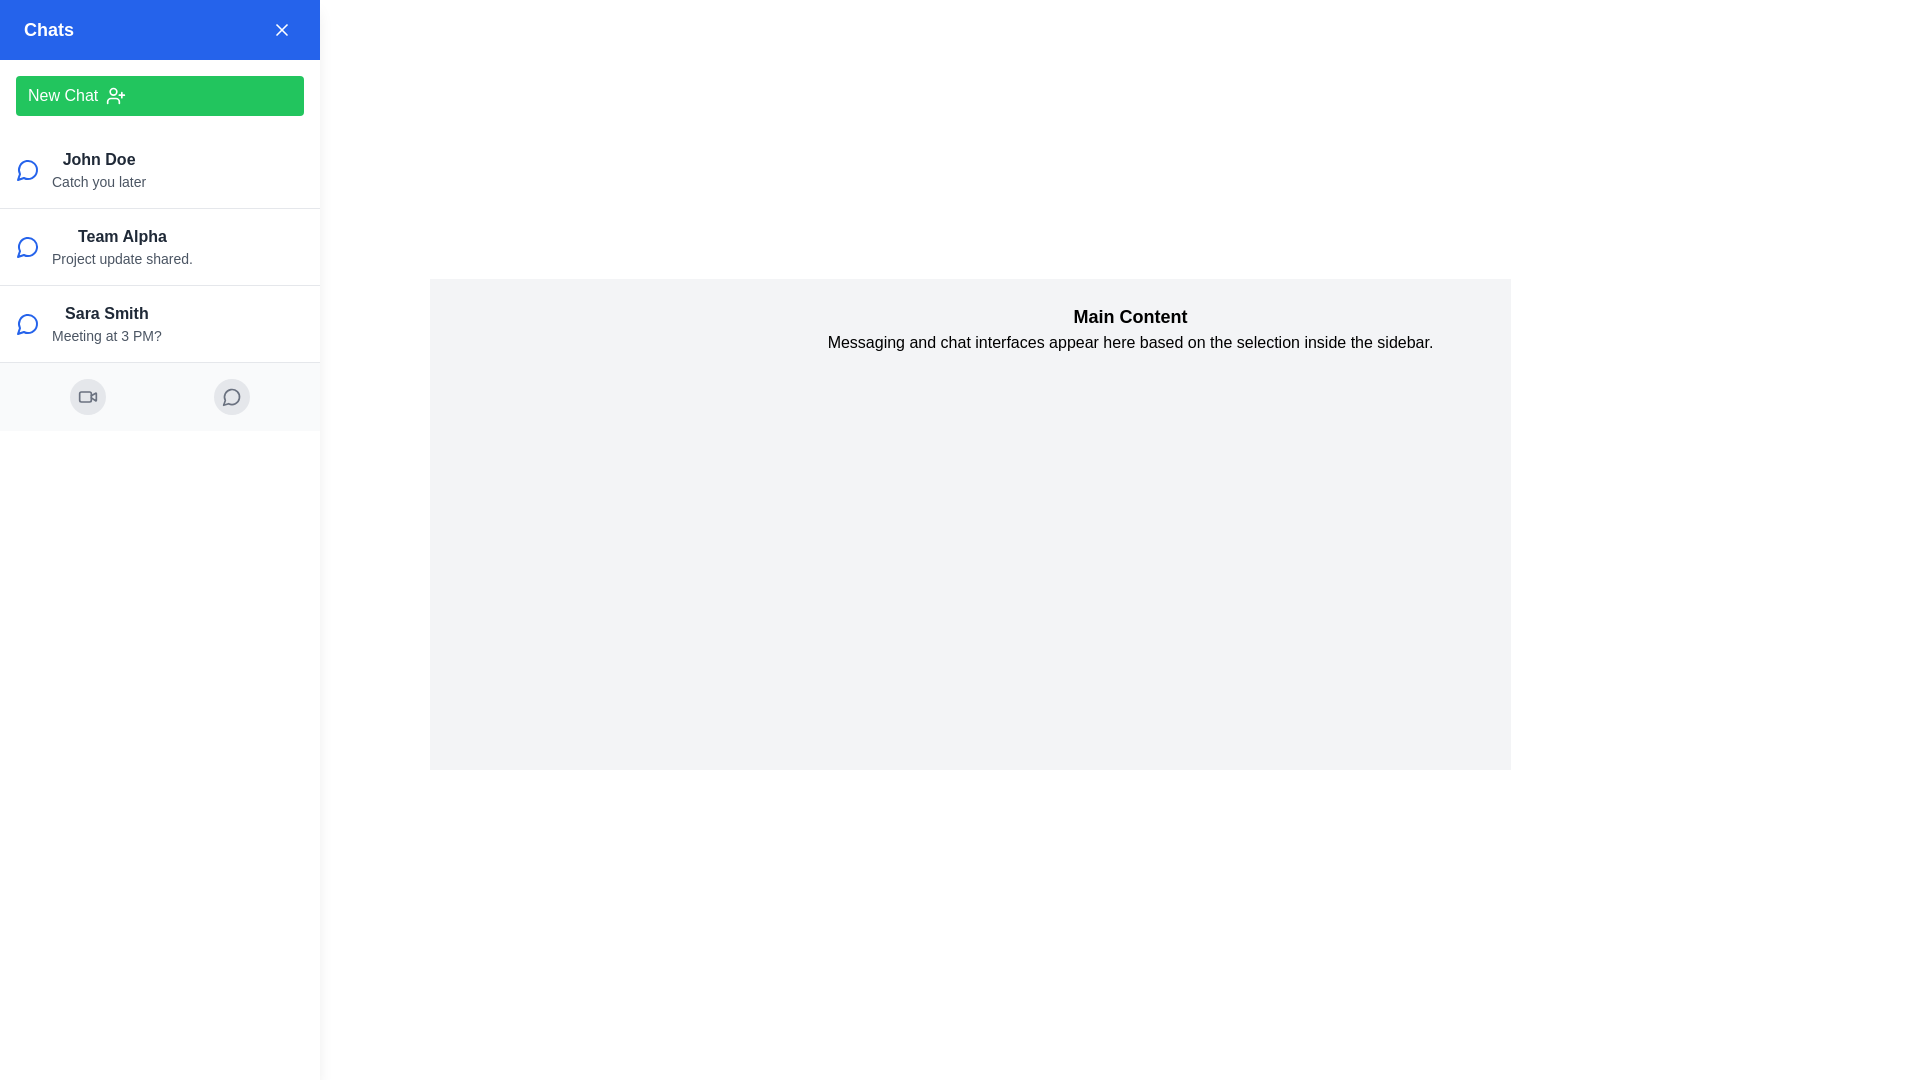 The width and height of the screenshot is (1920, 1080). Describe the element at coordinates (27, 169) in the screenshot. I see `the circular blue outlined icon resembling a message bubble next to the 'Team Alpha' text in the chat sidebar` at that location.